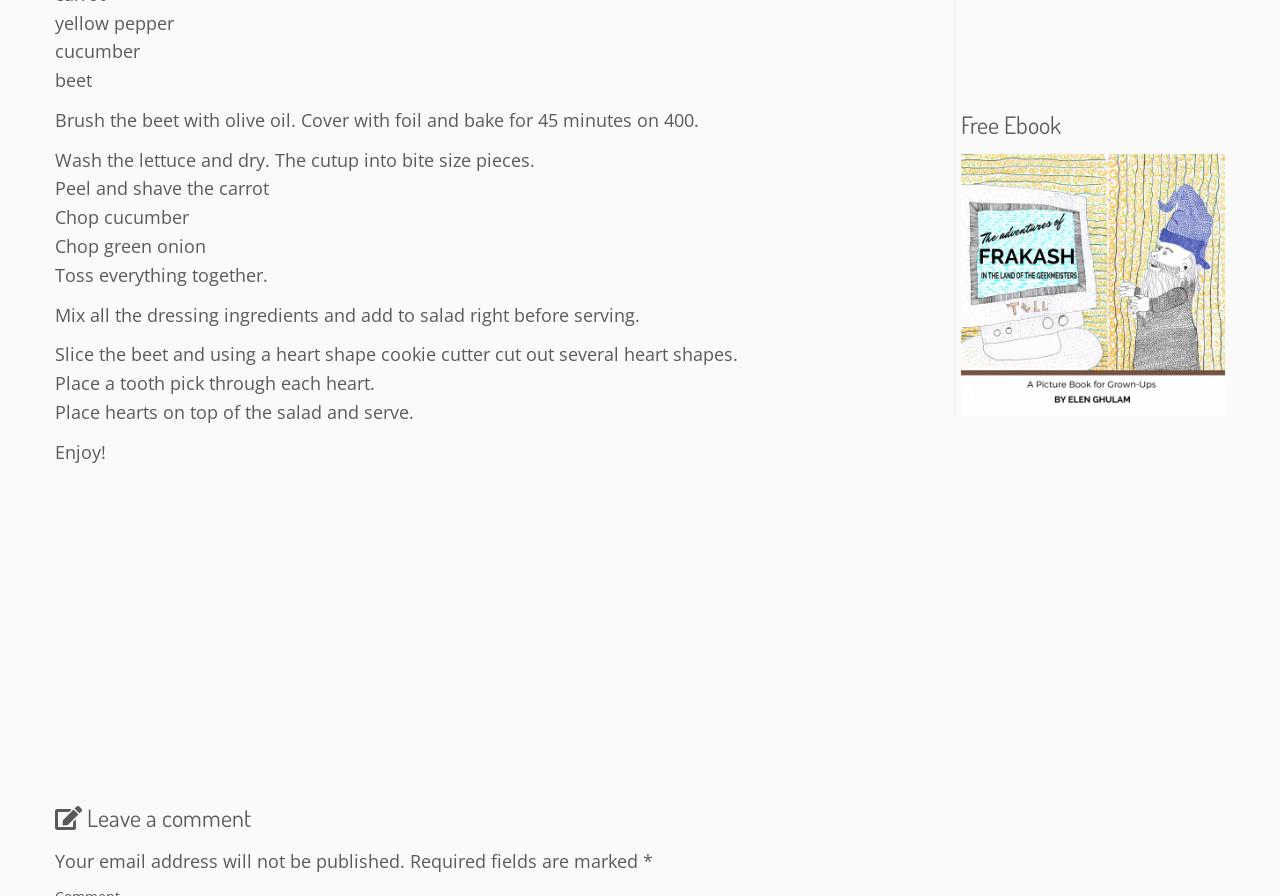 The height and width of the screenshot is (896, 1280). Describe the element at coordinates (215, 383) in the screenshot. I see `'Place a tooth pick through each heart.'` at that location.